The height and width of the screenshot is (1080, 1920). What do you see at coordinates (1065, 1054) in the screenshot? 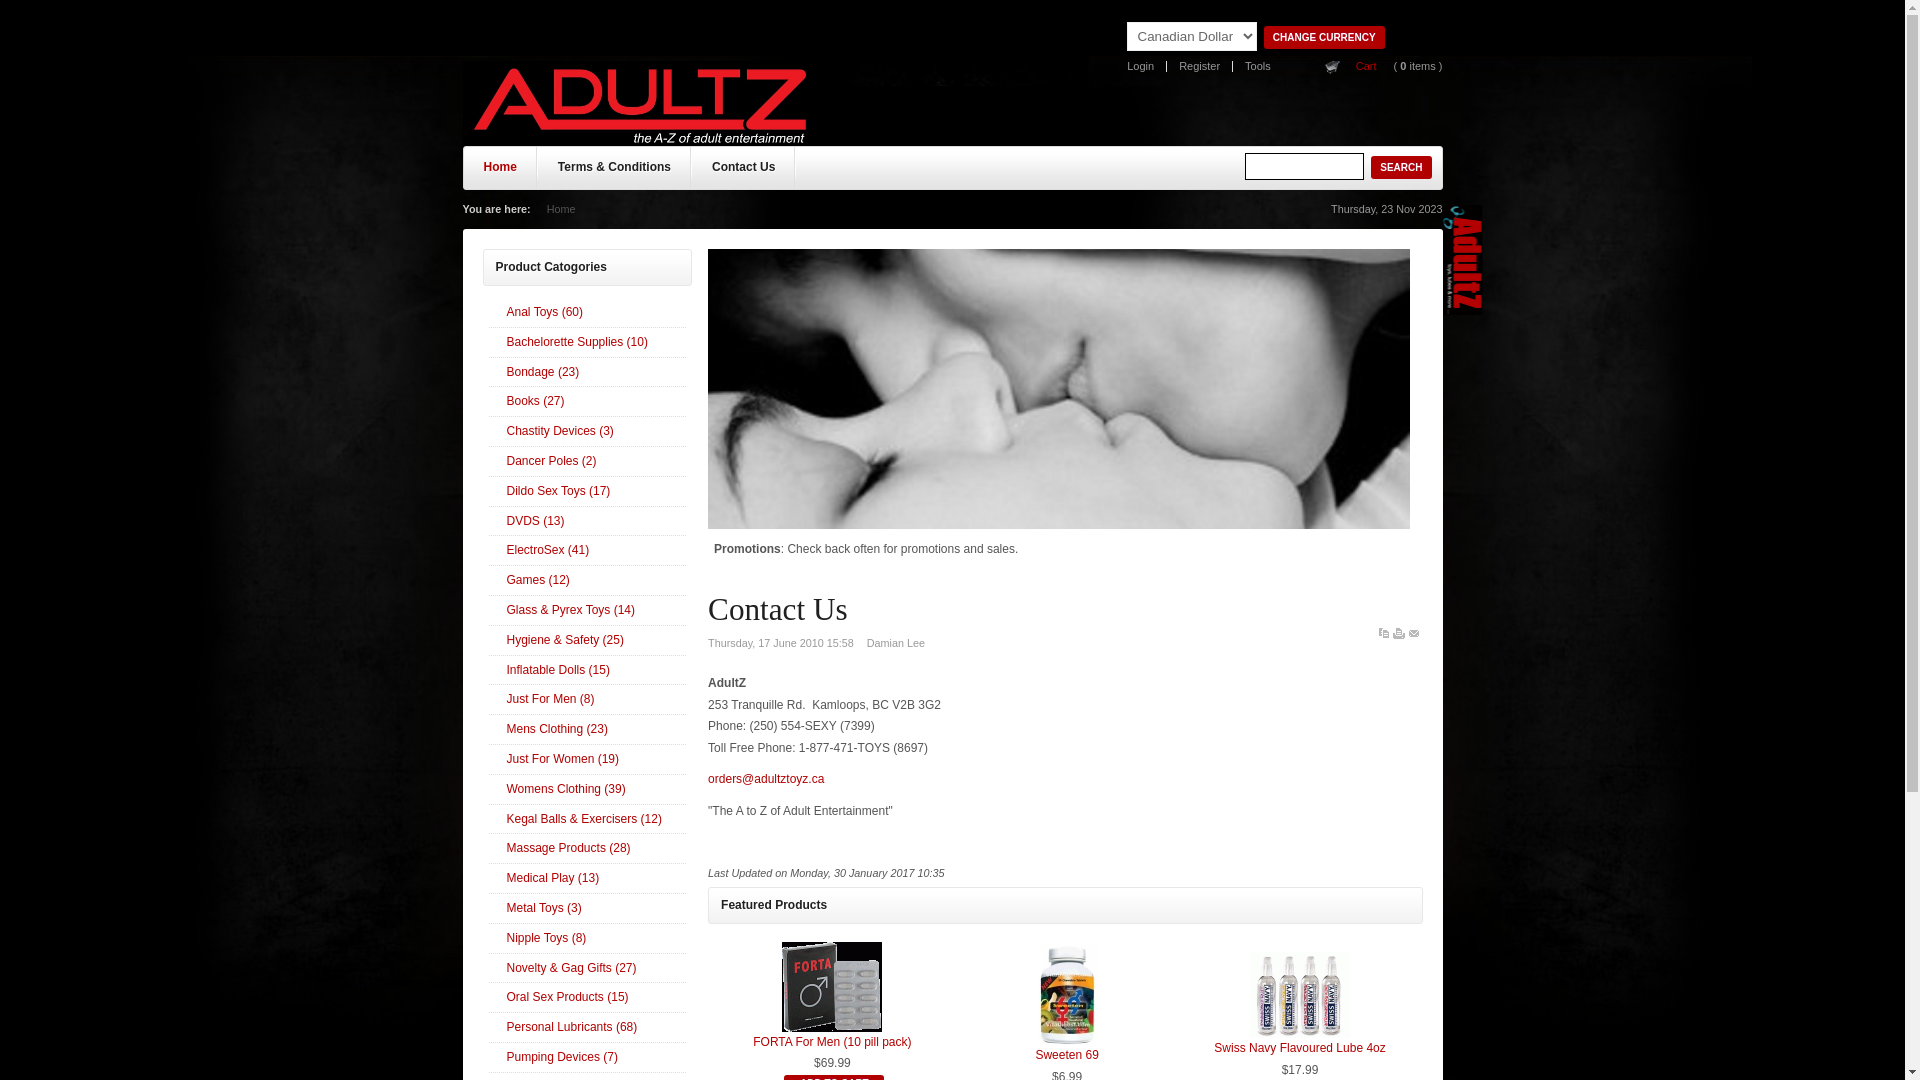
I see `'Sweeten 69'` at bounding box center [1065, 1054].